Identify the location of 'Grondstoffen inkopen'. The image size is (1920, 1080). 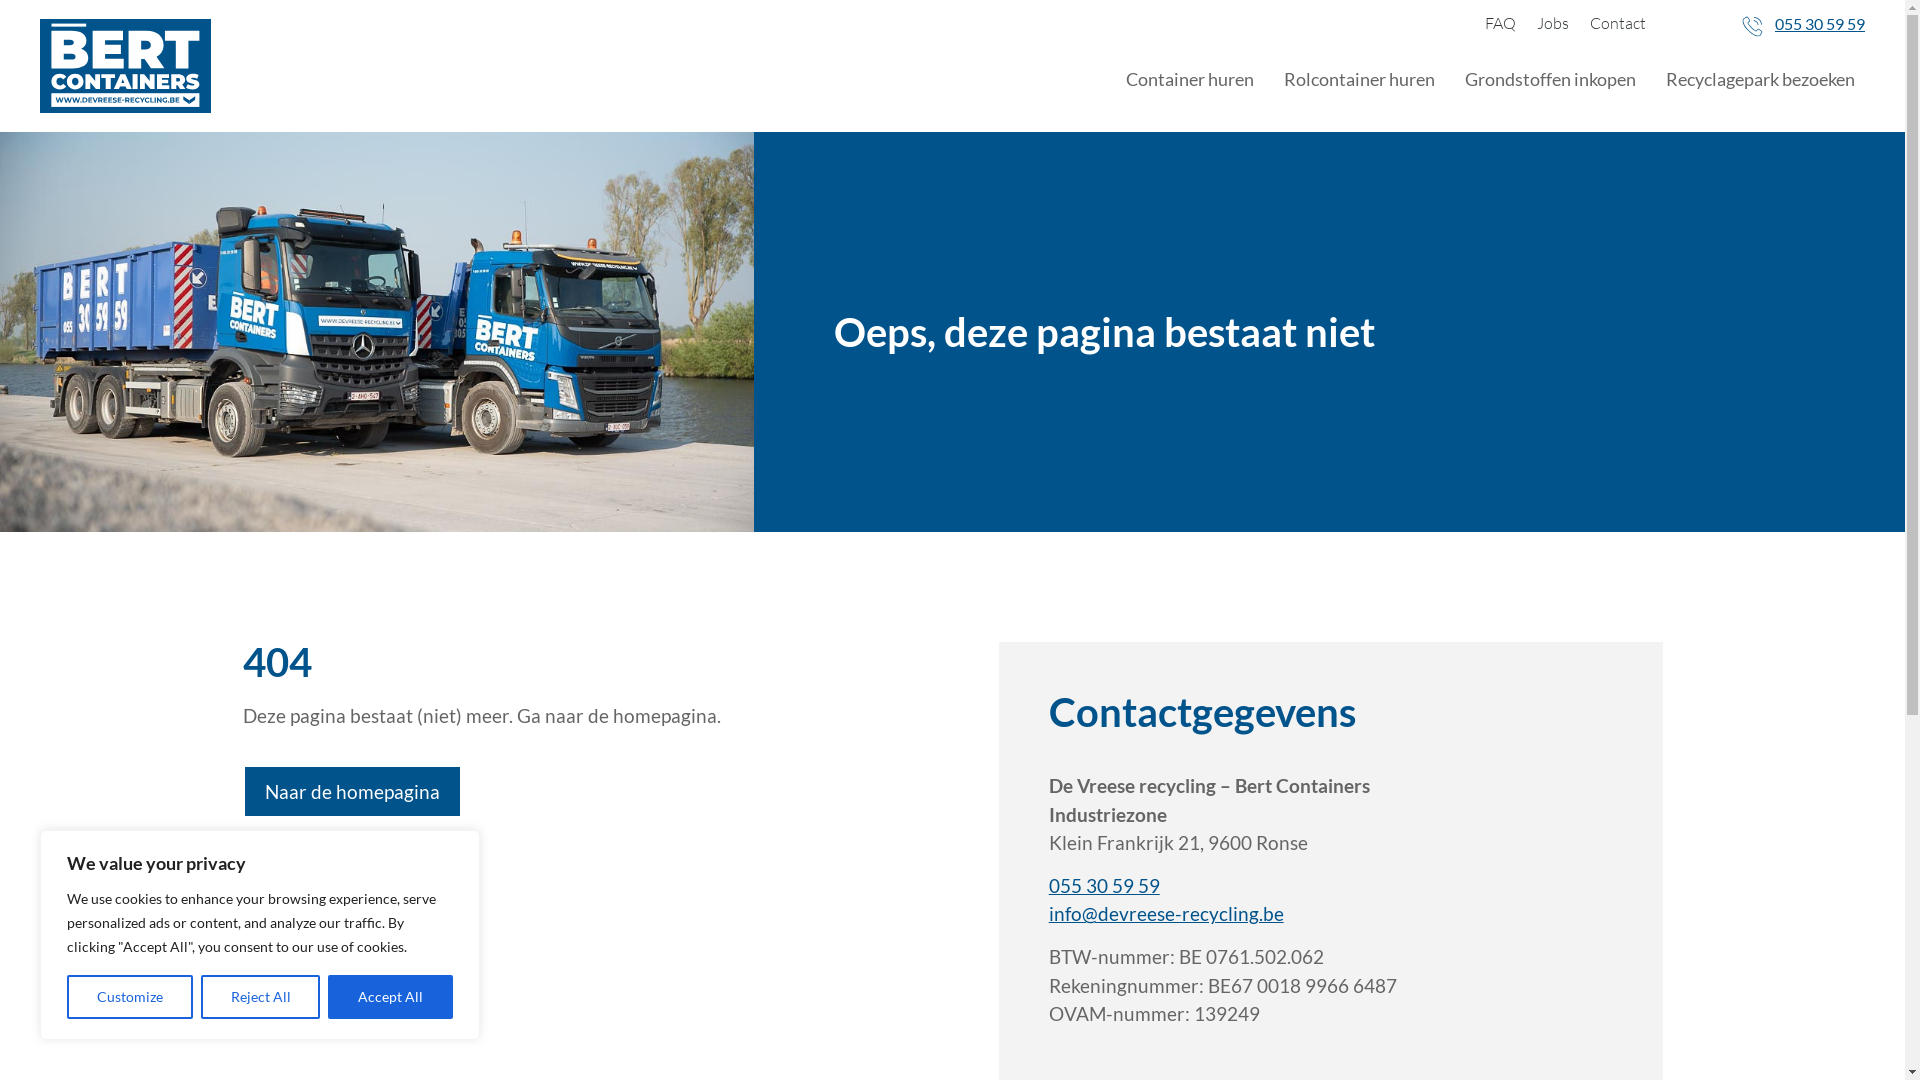
(1549, 77).